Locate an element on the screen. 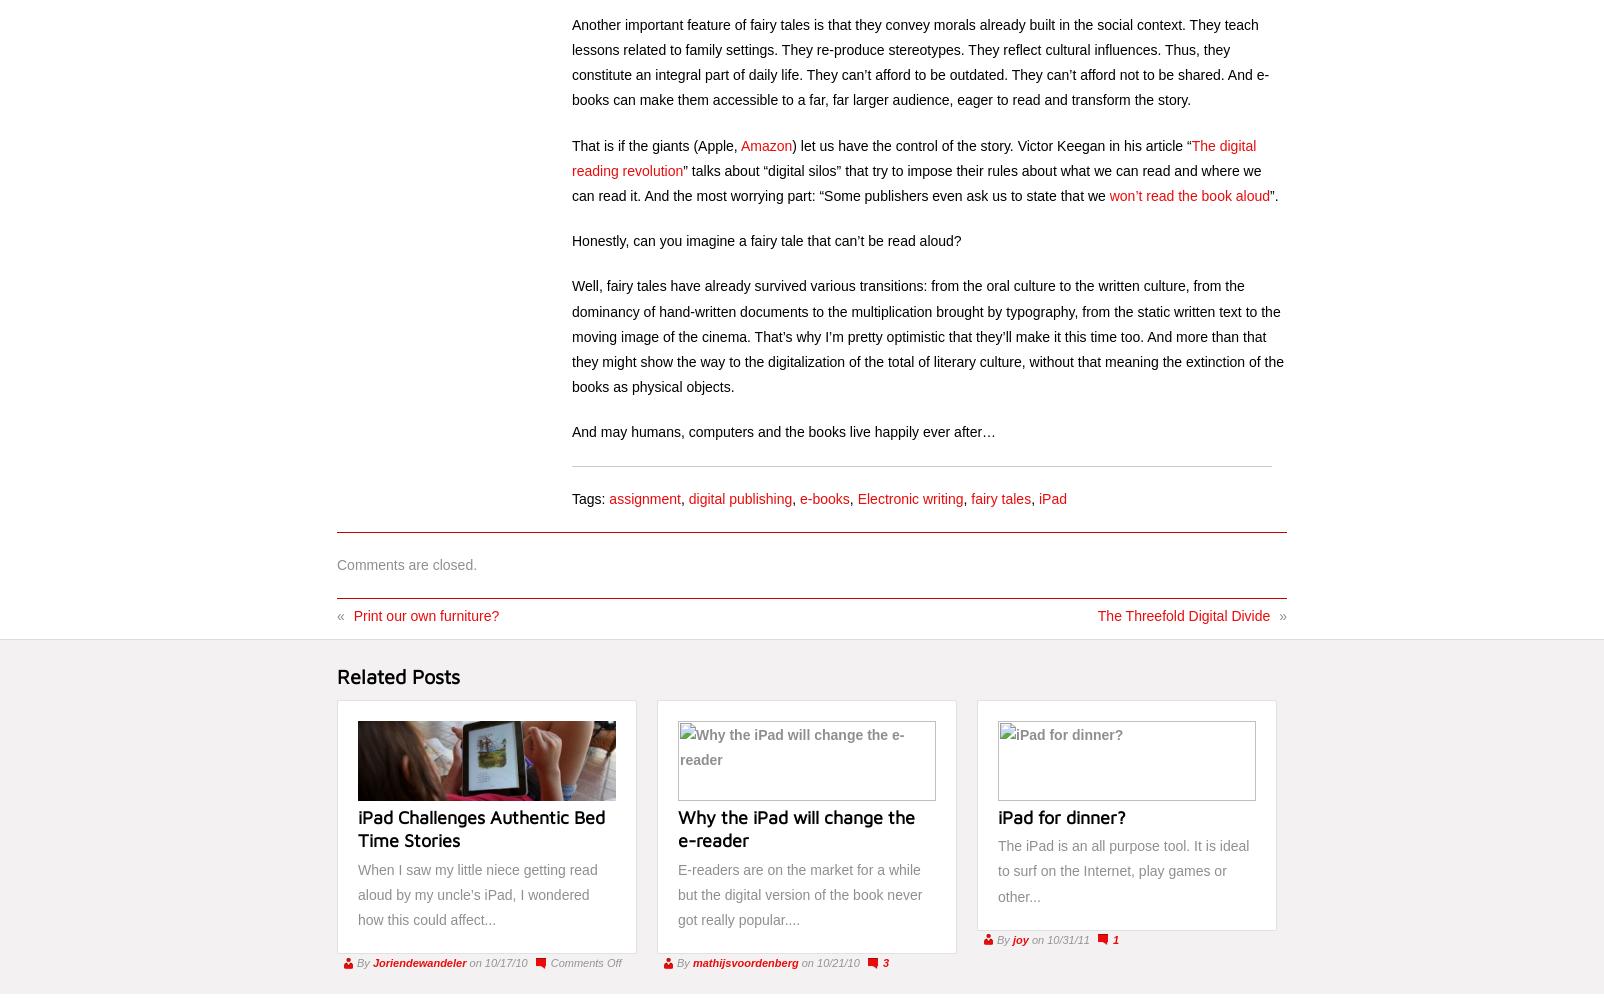  'e-books' is located at coordinates (823, 497).